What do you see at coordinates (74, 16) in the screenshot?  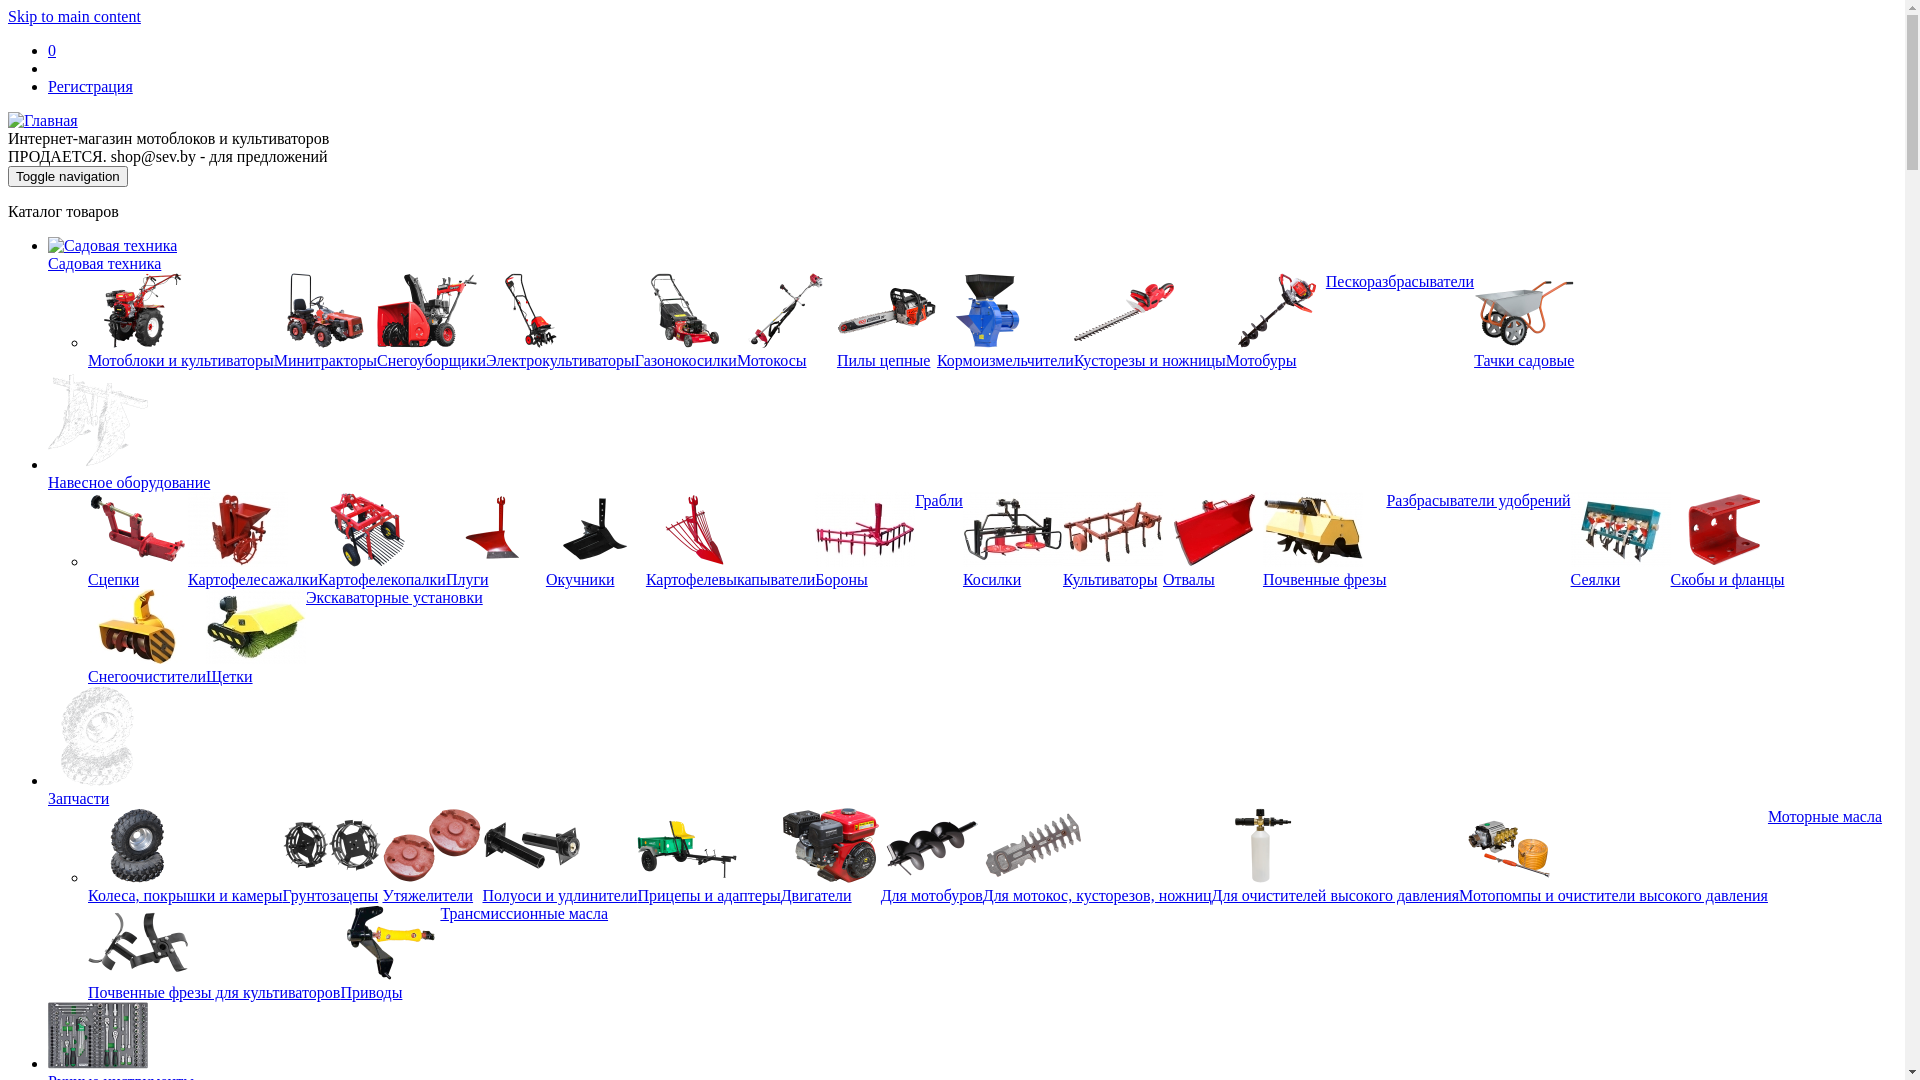 I see `'Skip to main content'` at bounding box center [74, 16].